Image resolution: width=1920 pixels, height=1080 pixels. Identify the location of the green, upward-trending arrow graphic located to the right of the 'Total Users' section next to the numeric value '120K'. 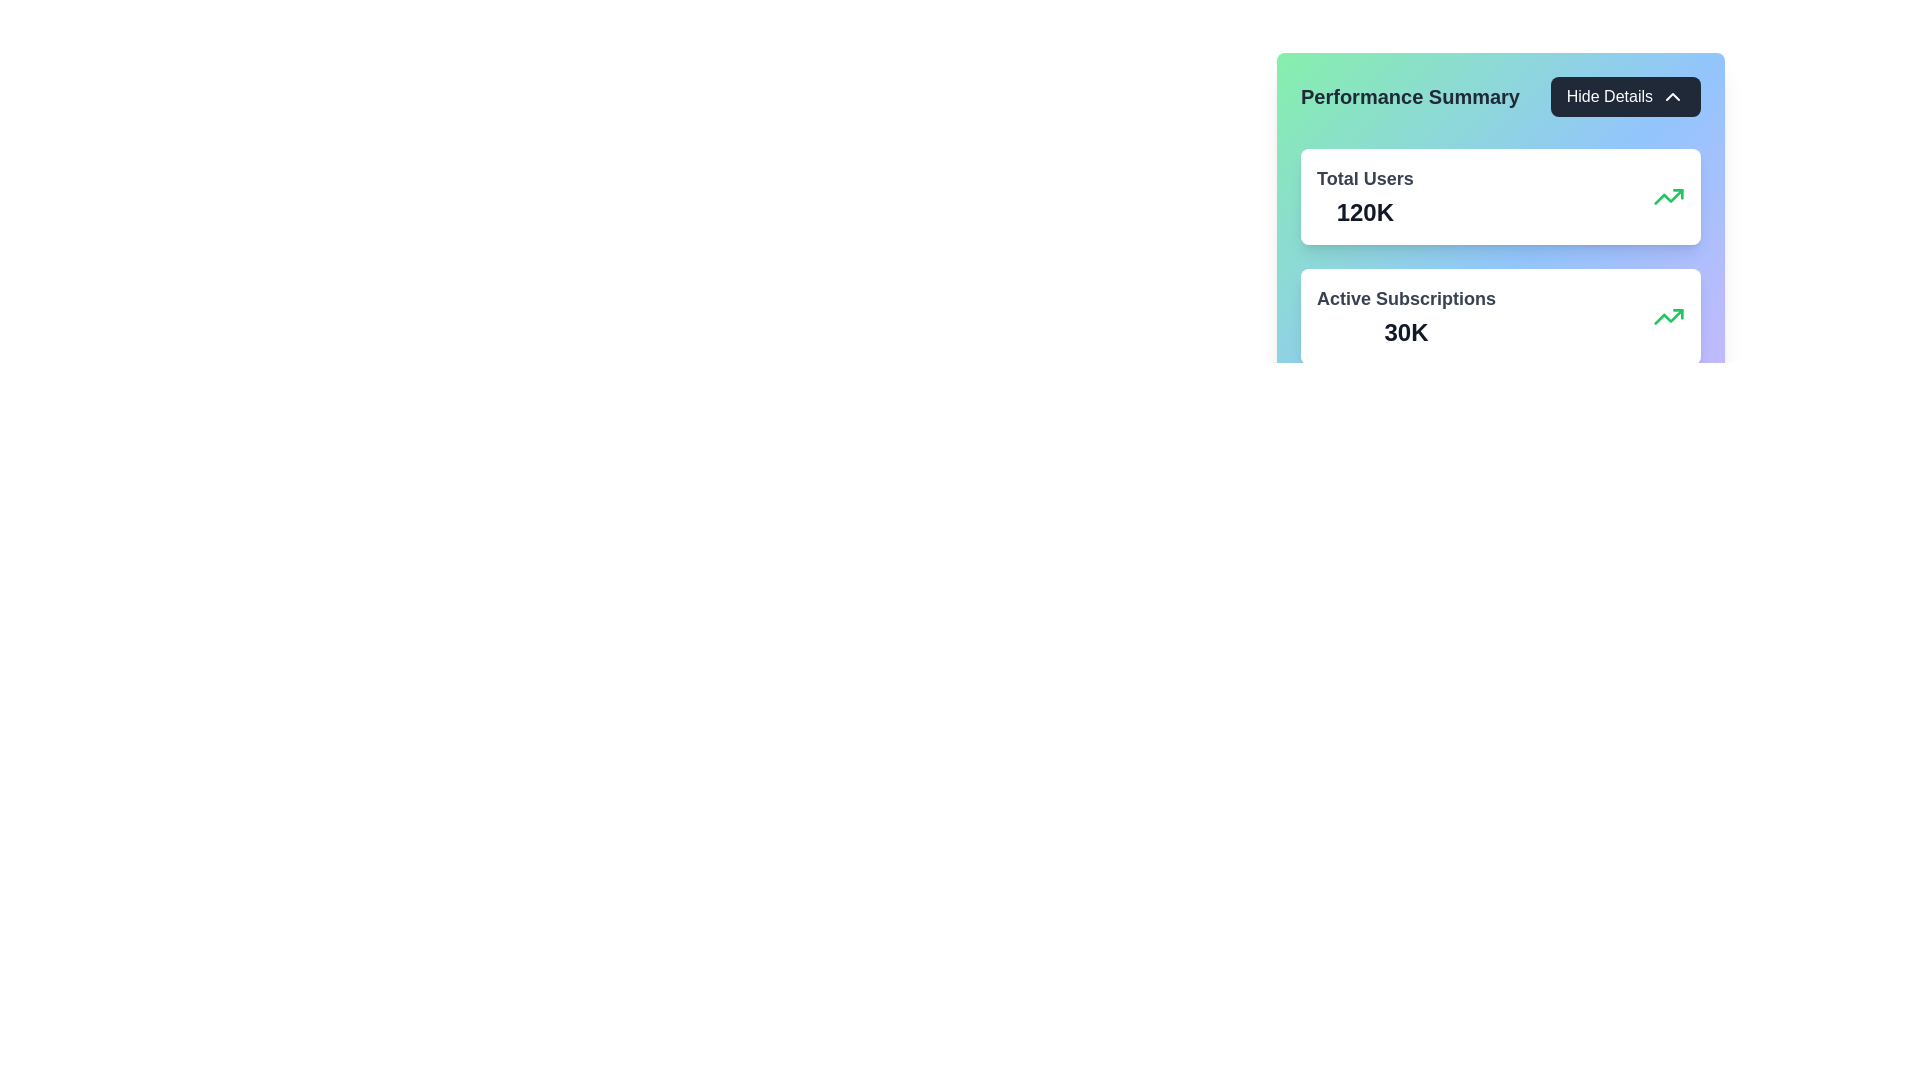
(1669, 315).